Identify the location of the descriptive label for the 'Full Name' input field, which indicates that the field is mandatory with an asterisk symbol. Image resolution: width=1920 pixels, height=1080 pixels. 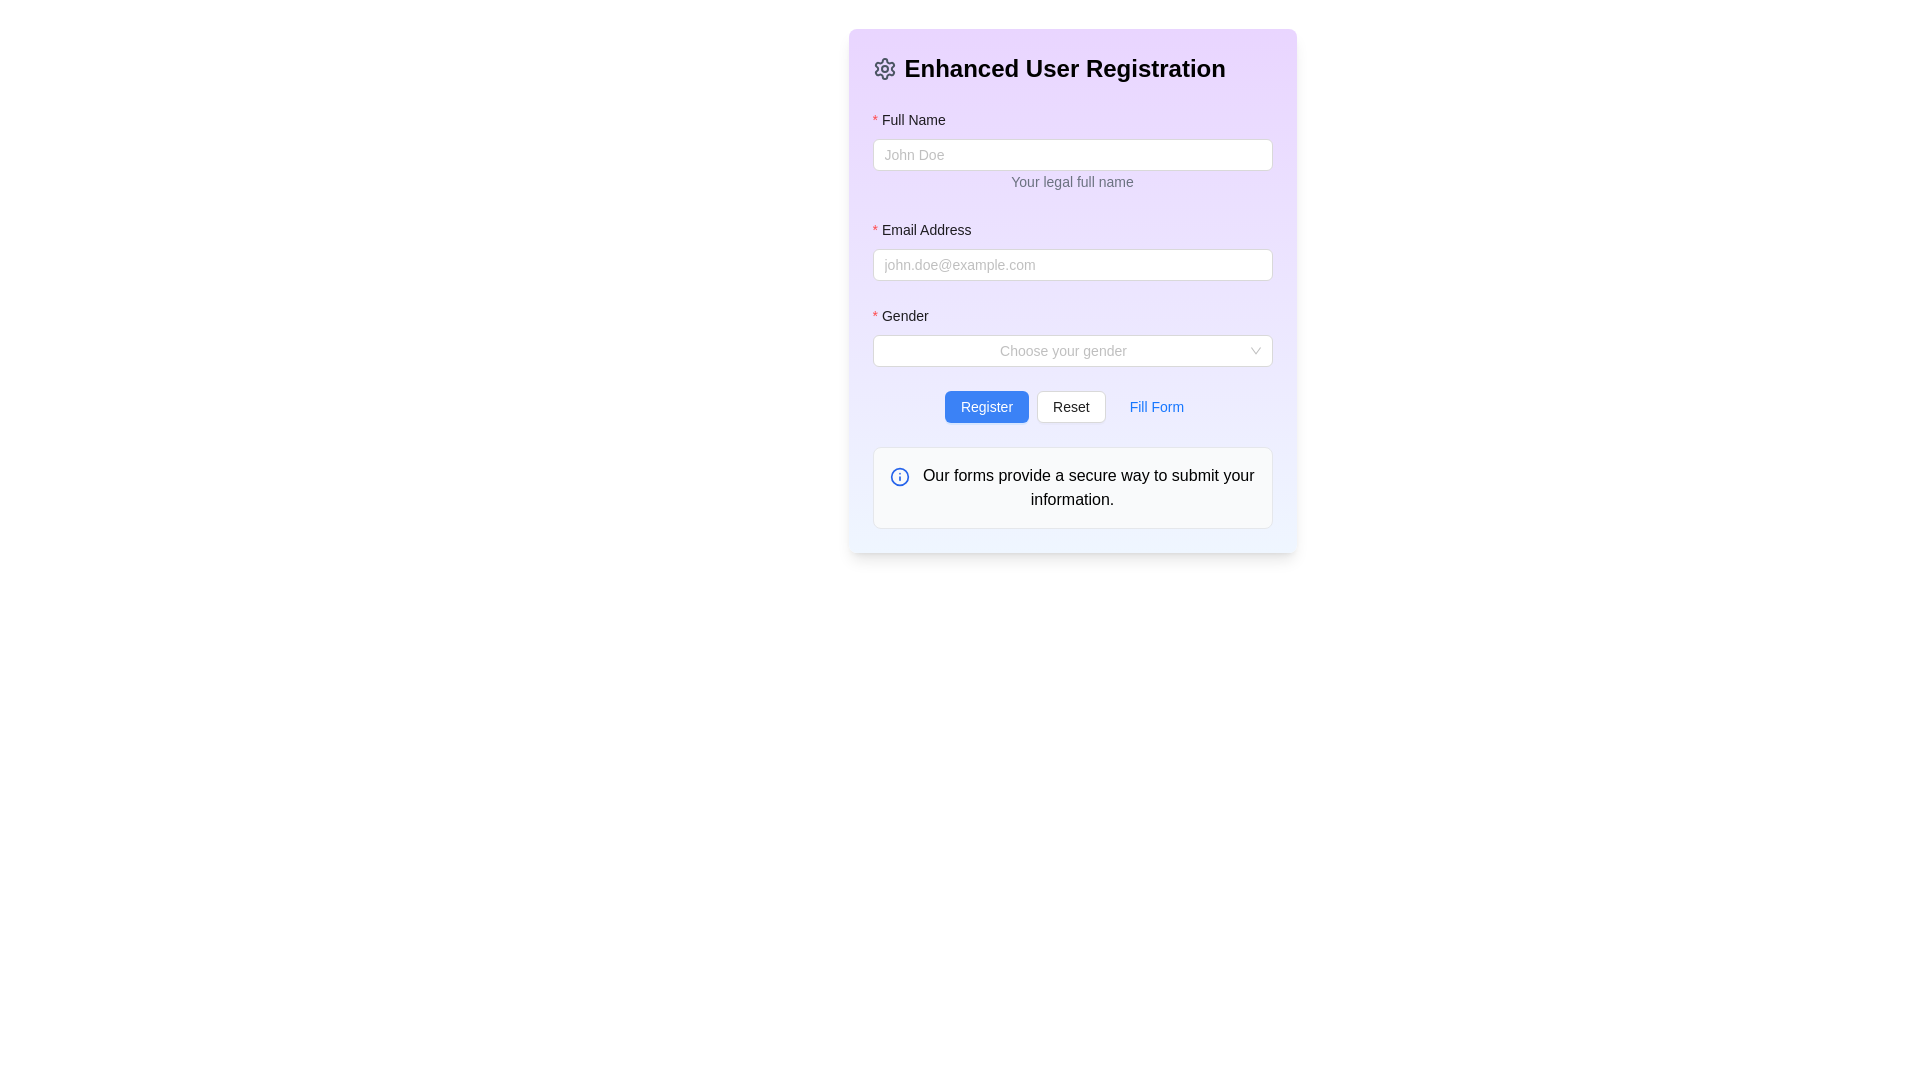
(915, 119).